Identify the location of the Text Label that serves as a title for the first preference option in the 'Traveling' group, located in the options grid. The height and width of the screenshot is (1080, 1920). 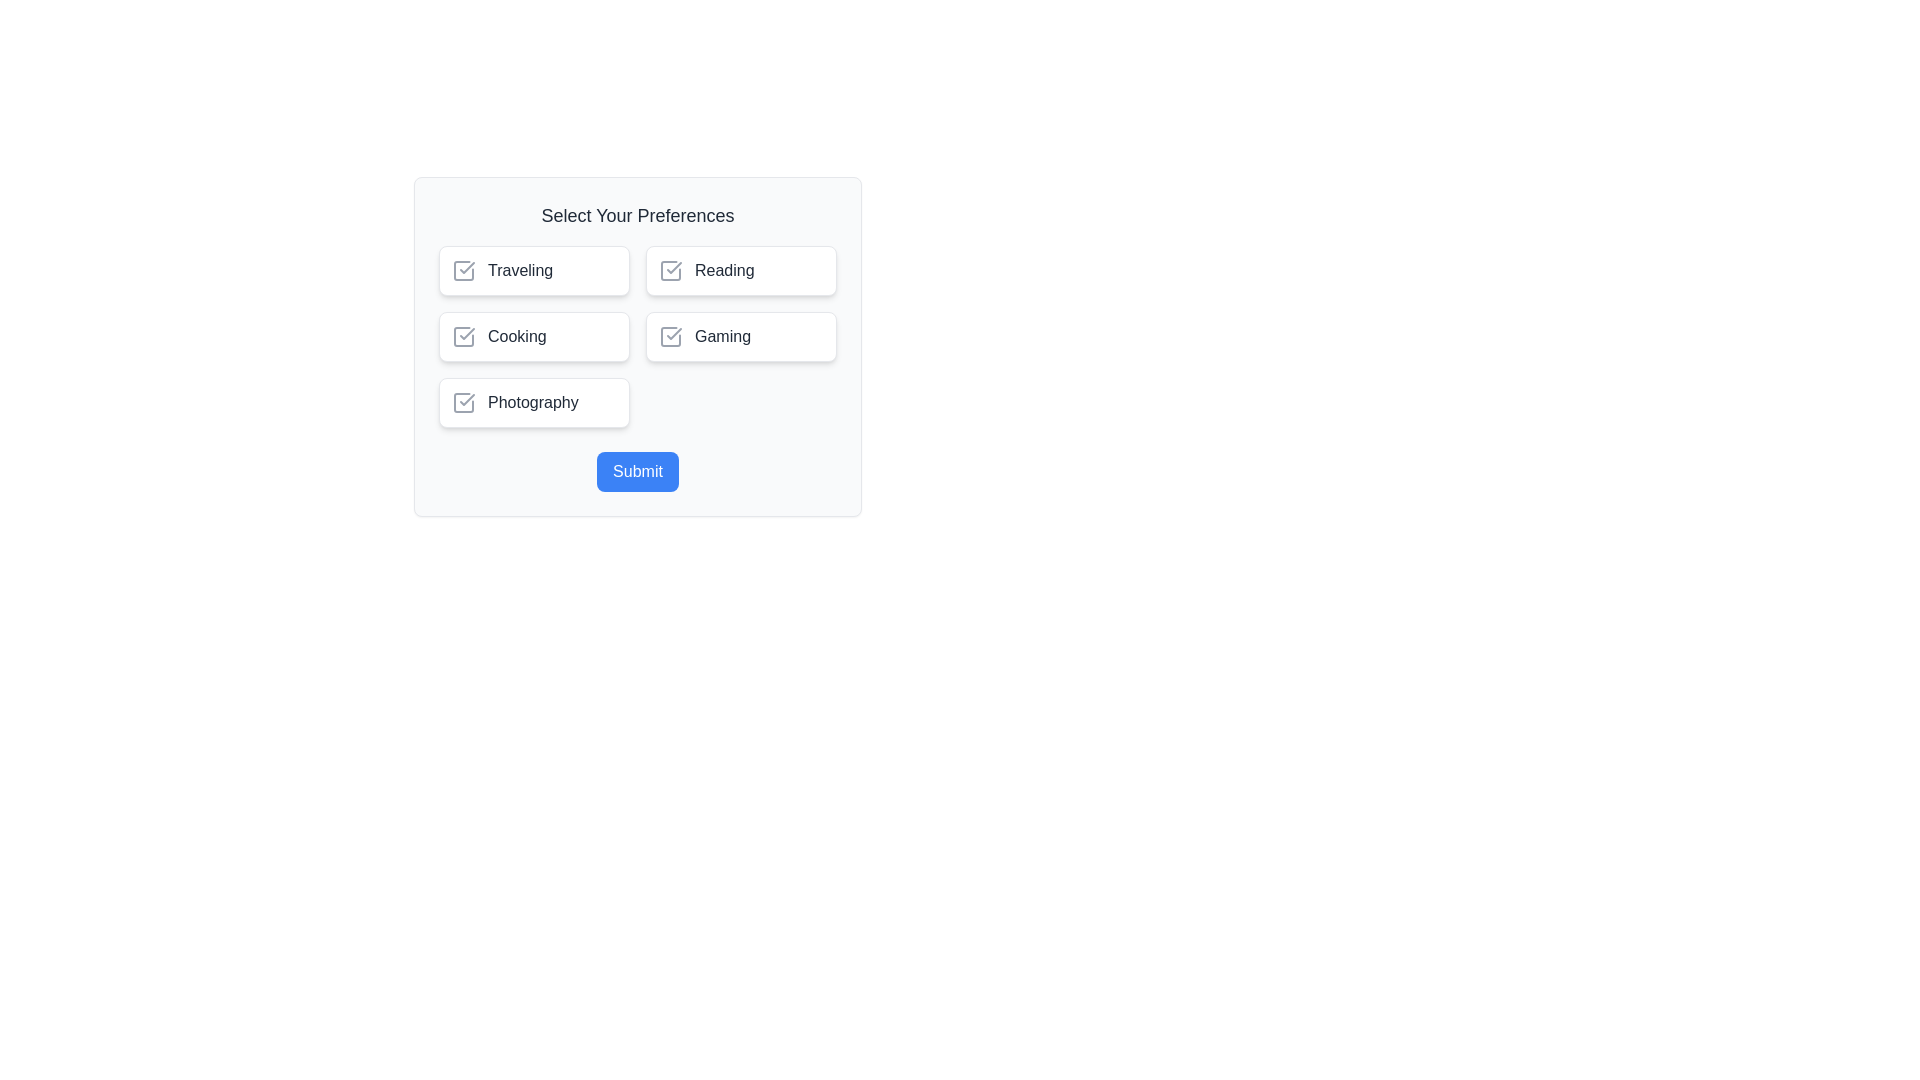
(520, 270).